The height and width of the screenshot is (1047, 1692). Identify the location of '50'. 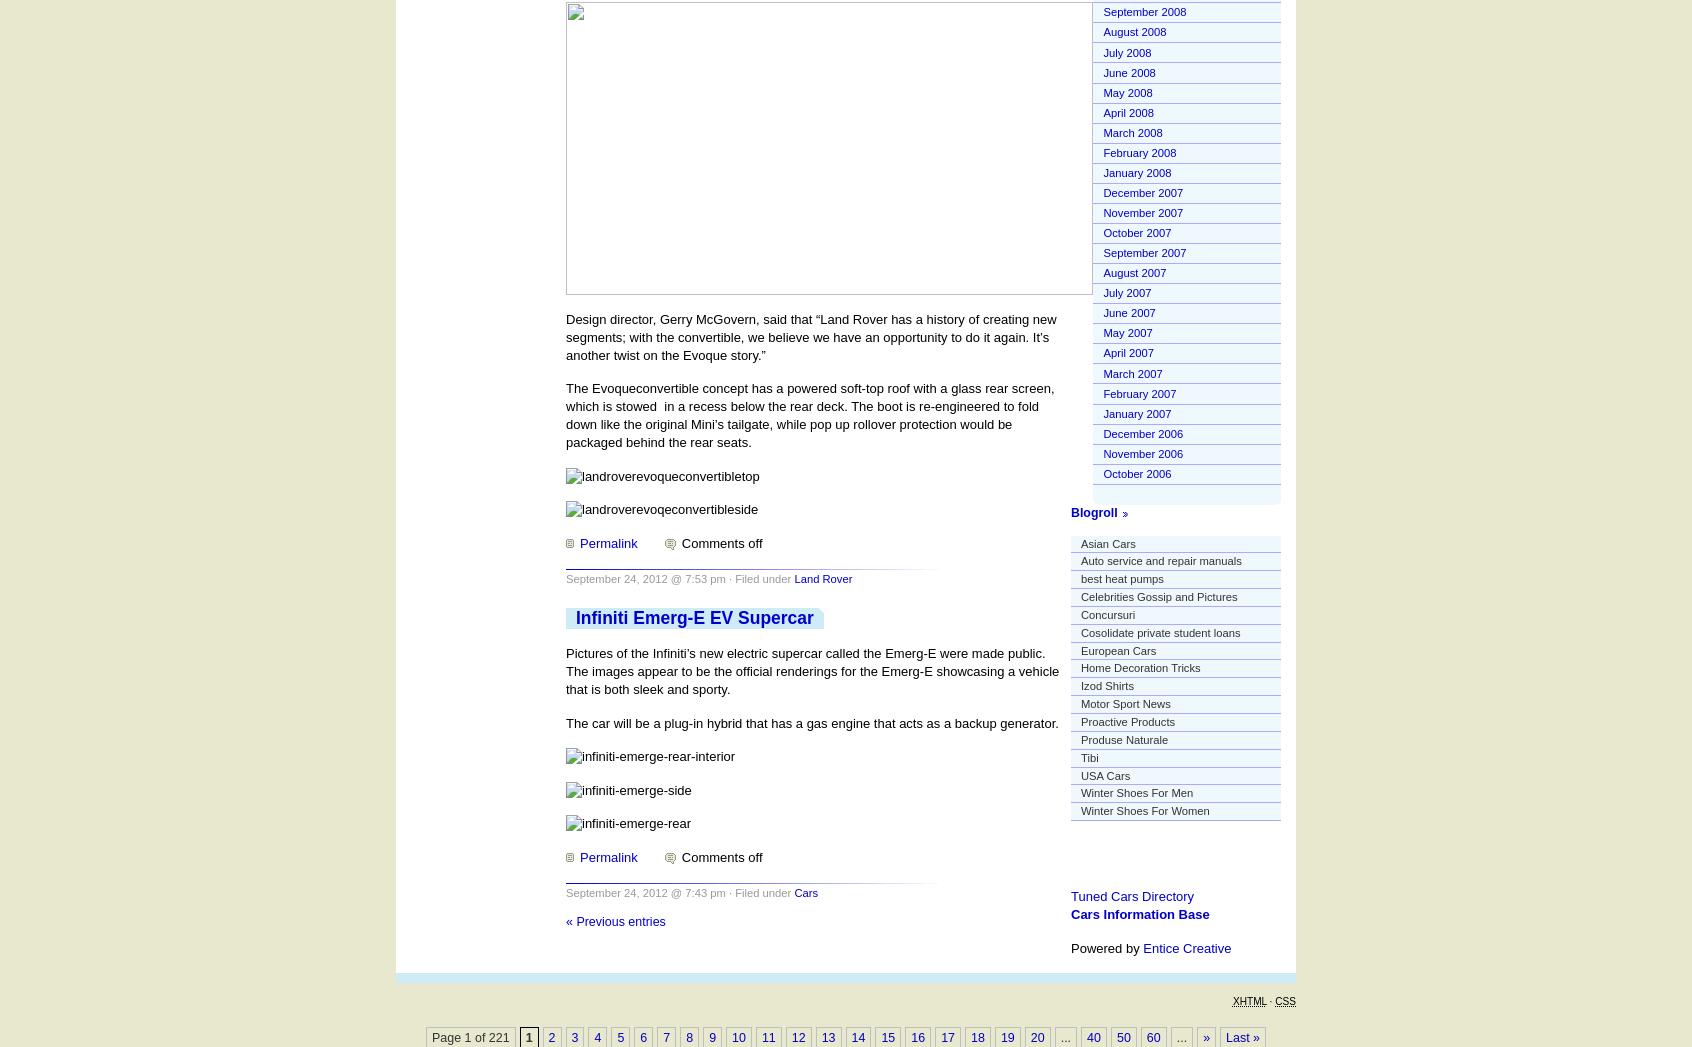
(1122, 1037).